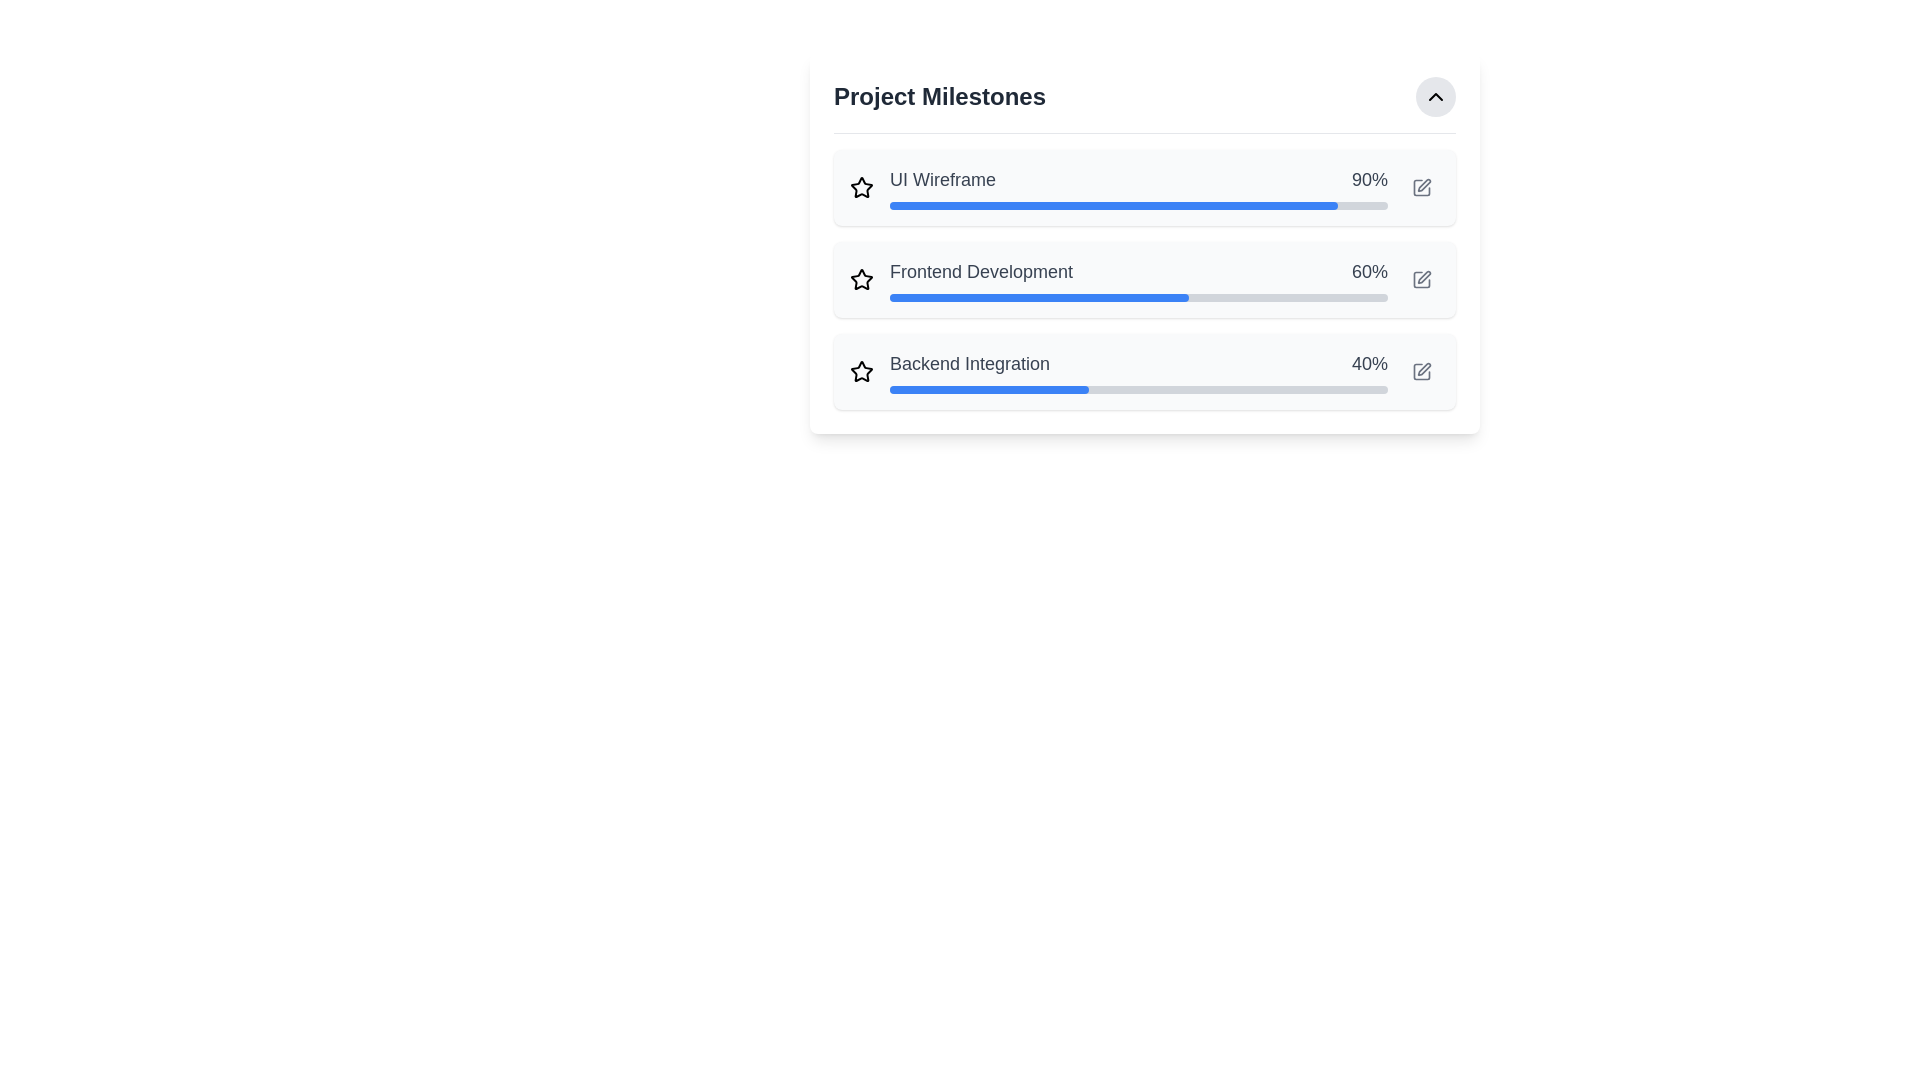 This screenshot has width=1920, height=1080. What do you see at coordinates (1145, 371) in the screenshot?
I see `the progress bar in the progress card titled 'Backend Integration'` at bounding box center [1145, 371].